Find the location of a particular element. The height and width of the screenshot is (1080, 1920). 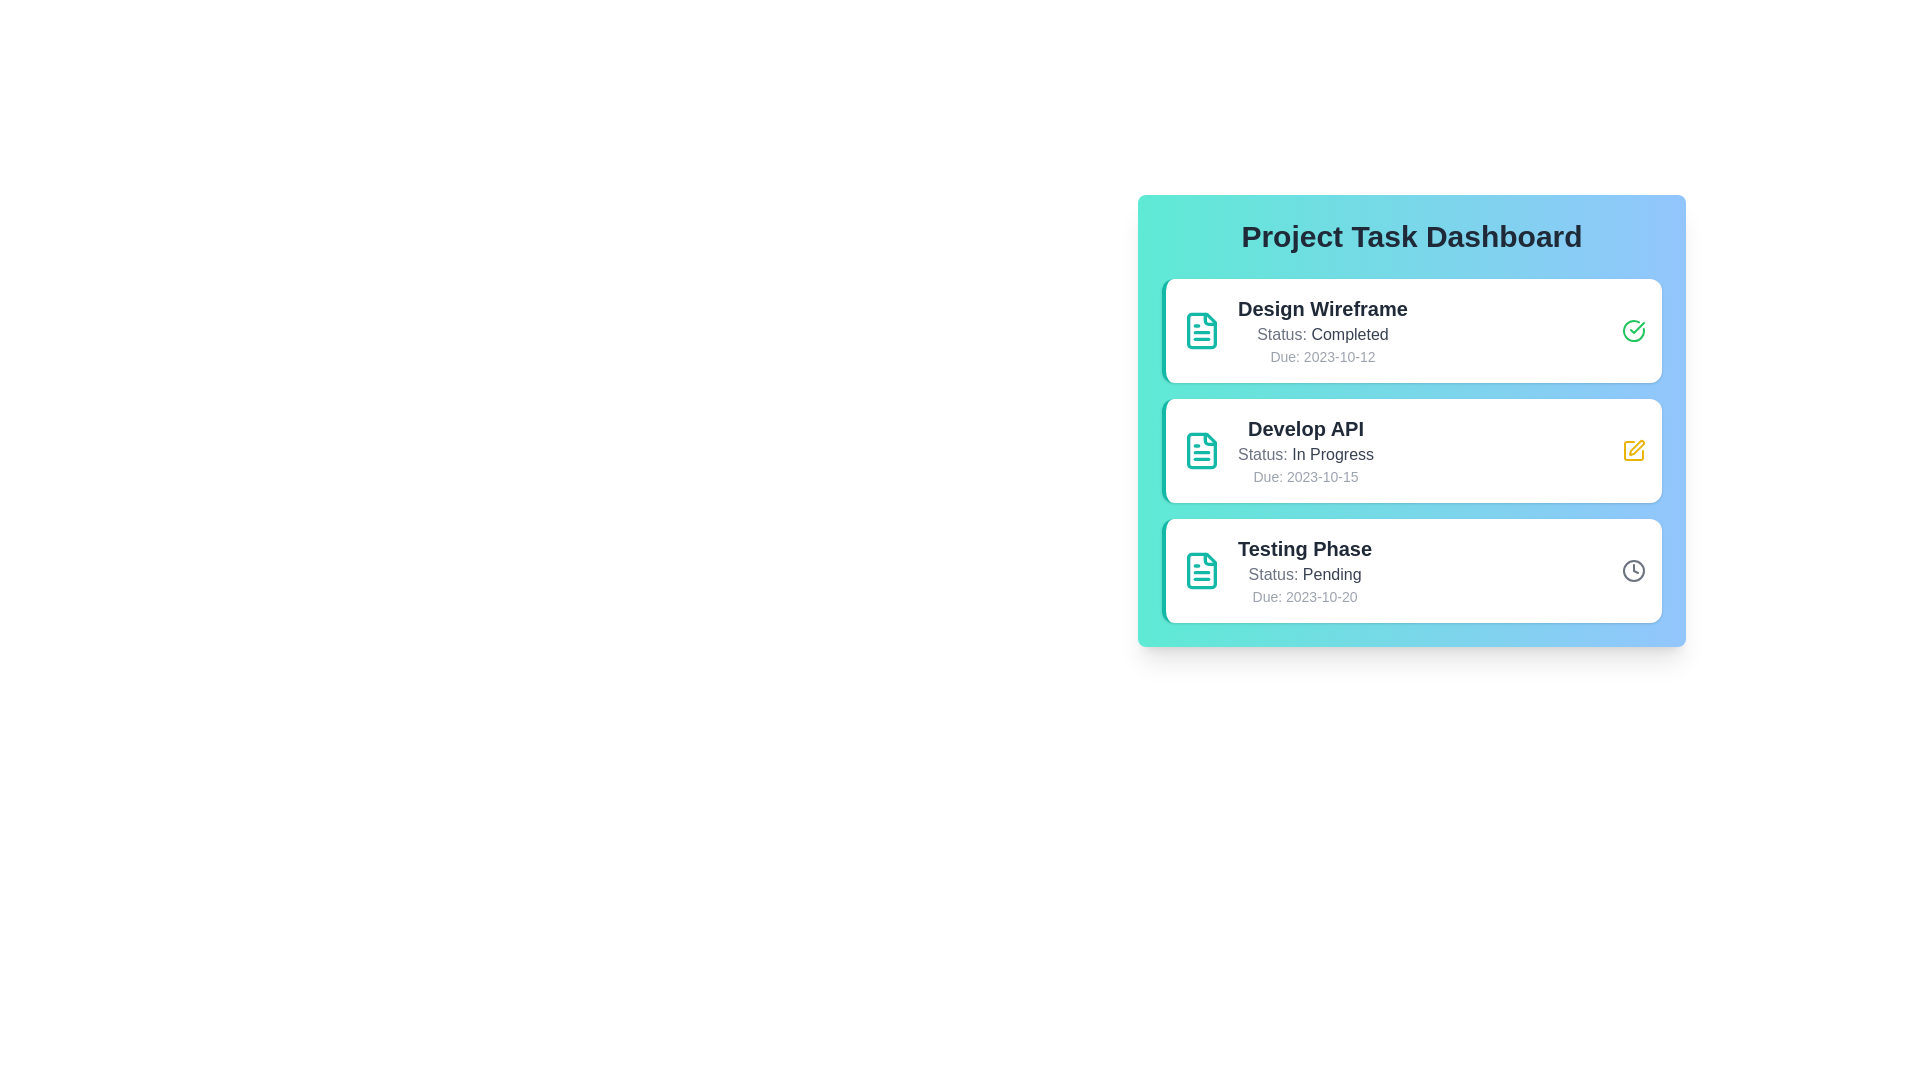

the task card for Design Wireframe to access detailed task information is located at coordinates (1410, 330).